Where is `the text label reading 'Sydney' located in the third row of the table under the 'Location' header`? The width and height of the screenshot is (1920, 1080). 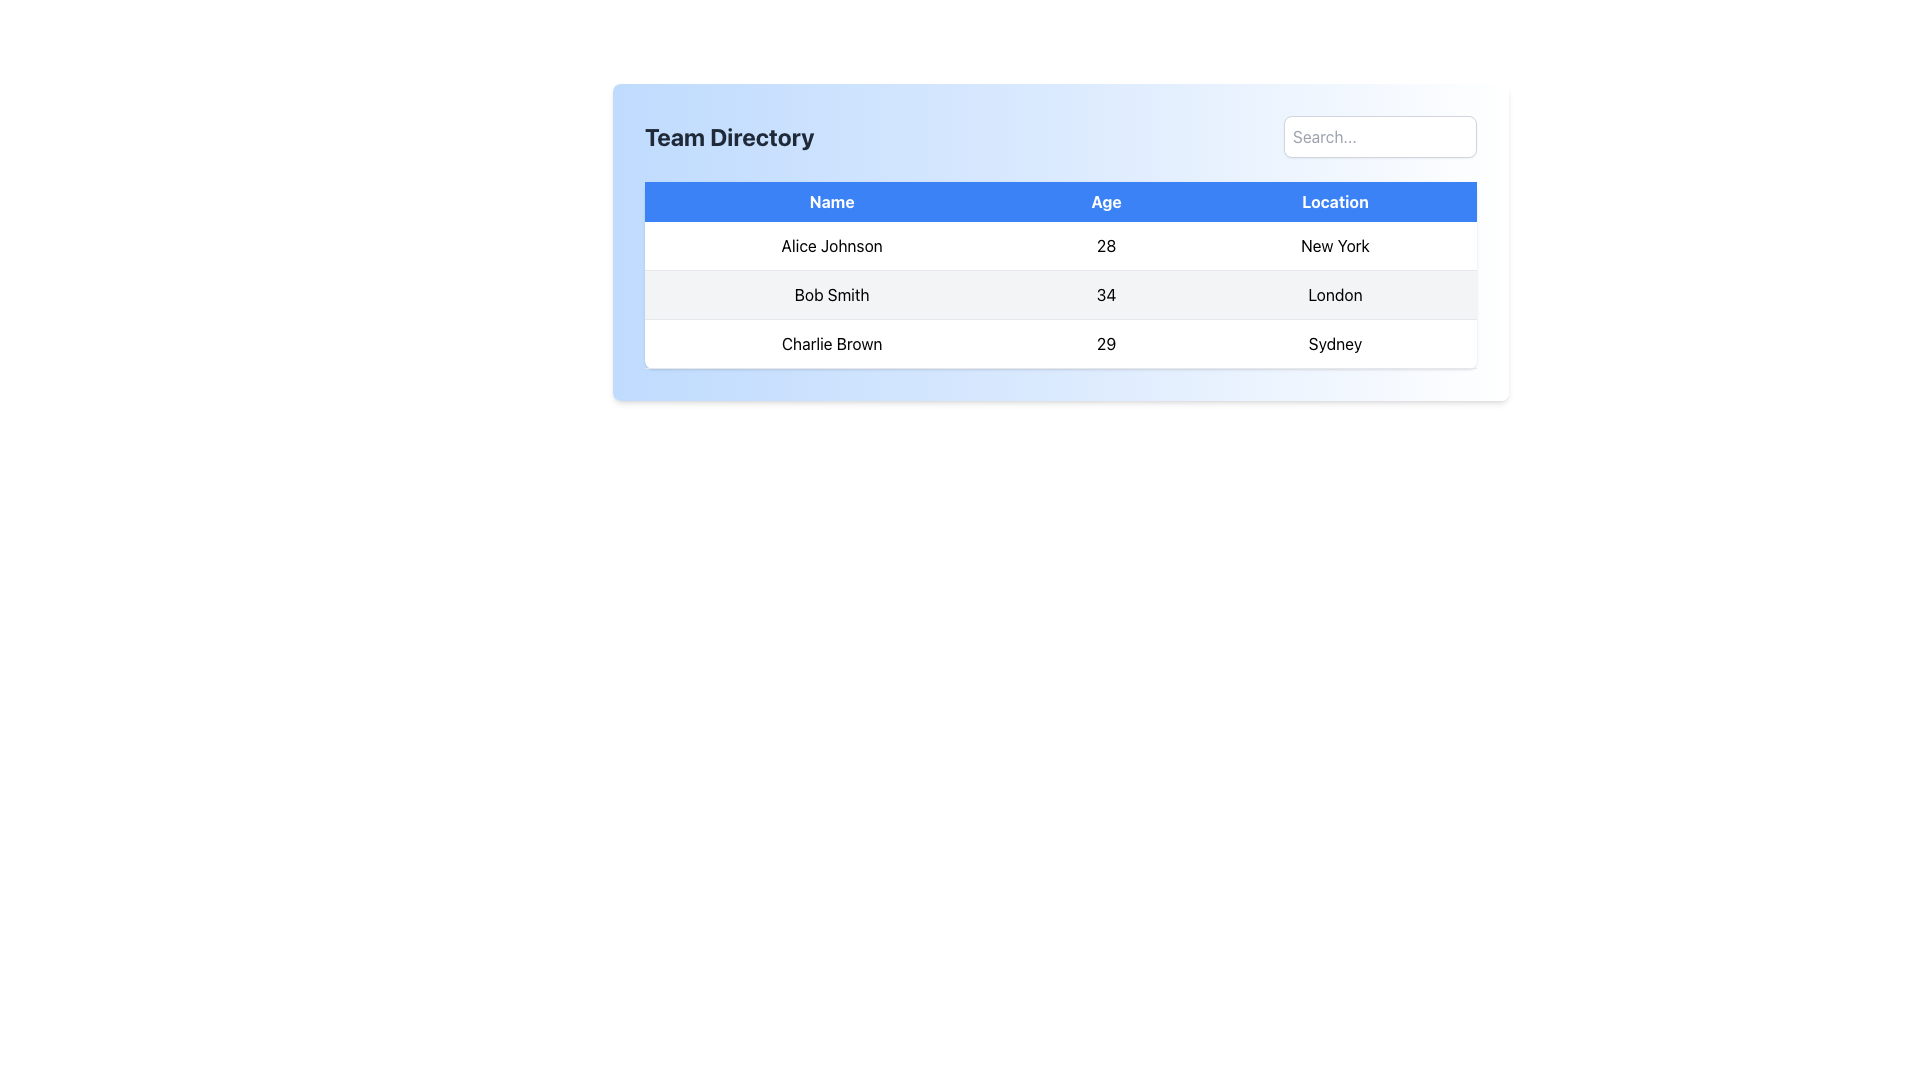 the text label reading 'Sydney' located in the third row of the table under the 'Location' header is located at coordinates (1335, 342).